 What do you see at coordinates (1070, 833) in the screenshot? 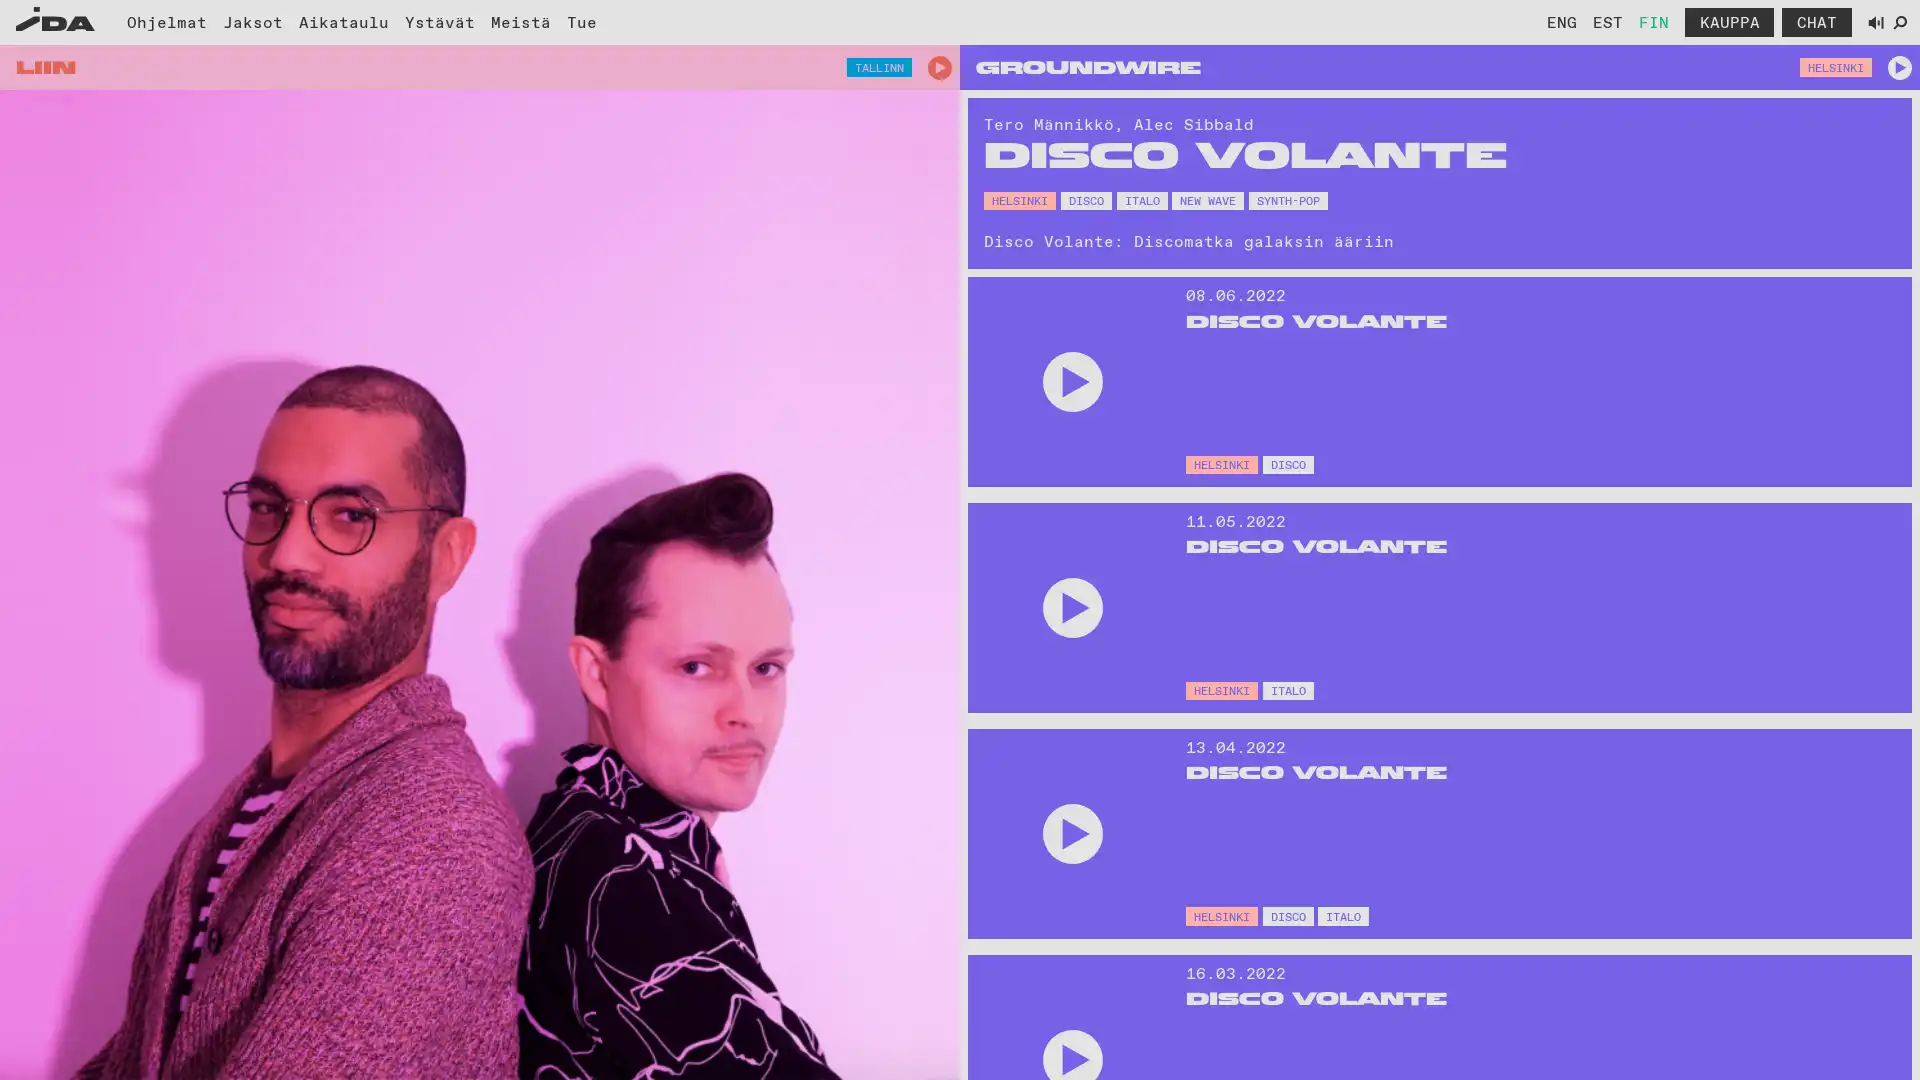
I see `Play` at bounding box center [1070, 833].